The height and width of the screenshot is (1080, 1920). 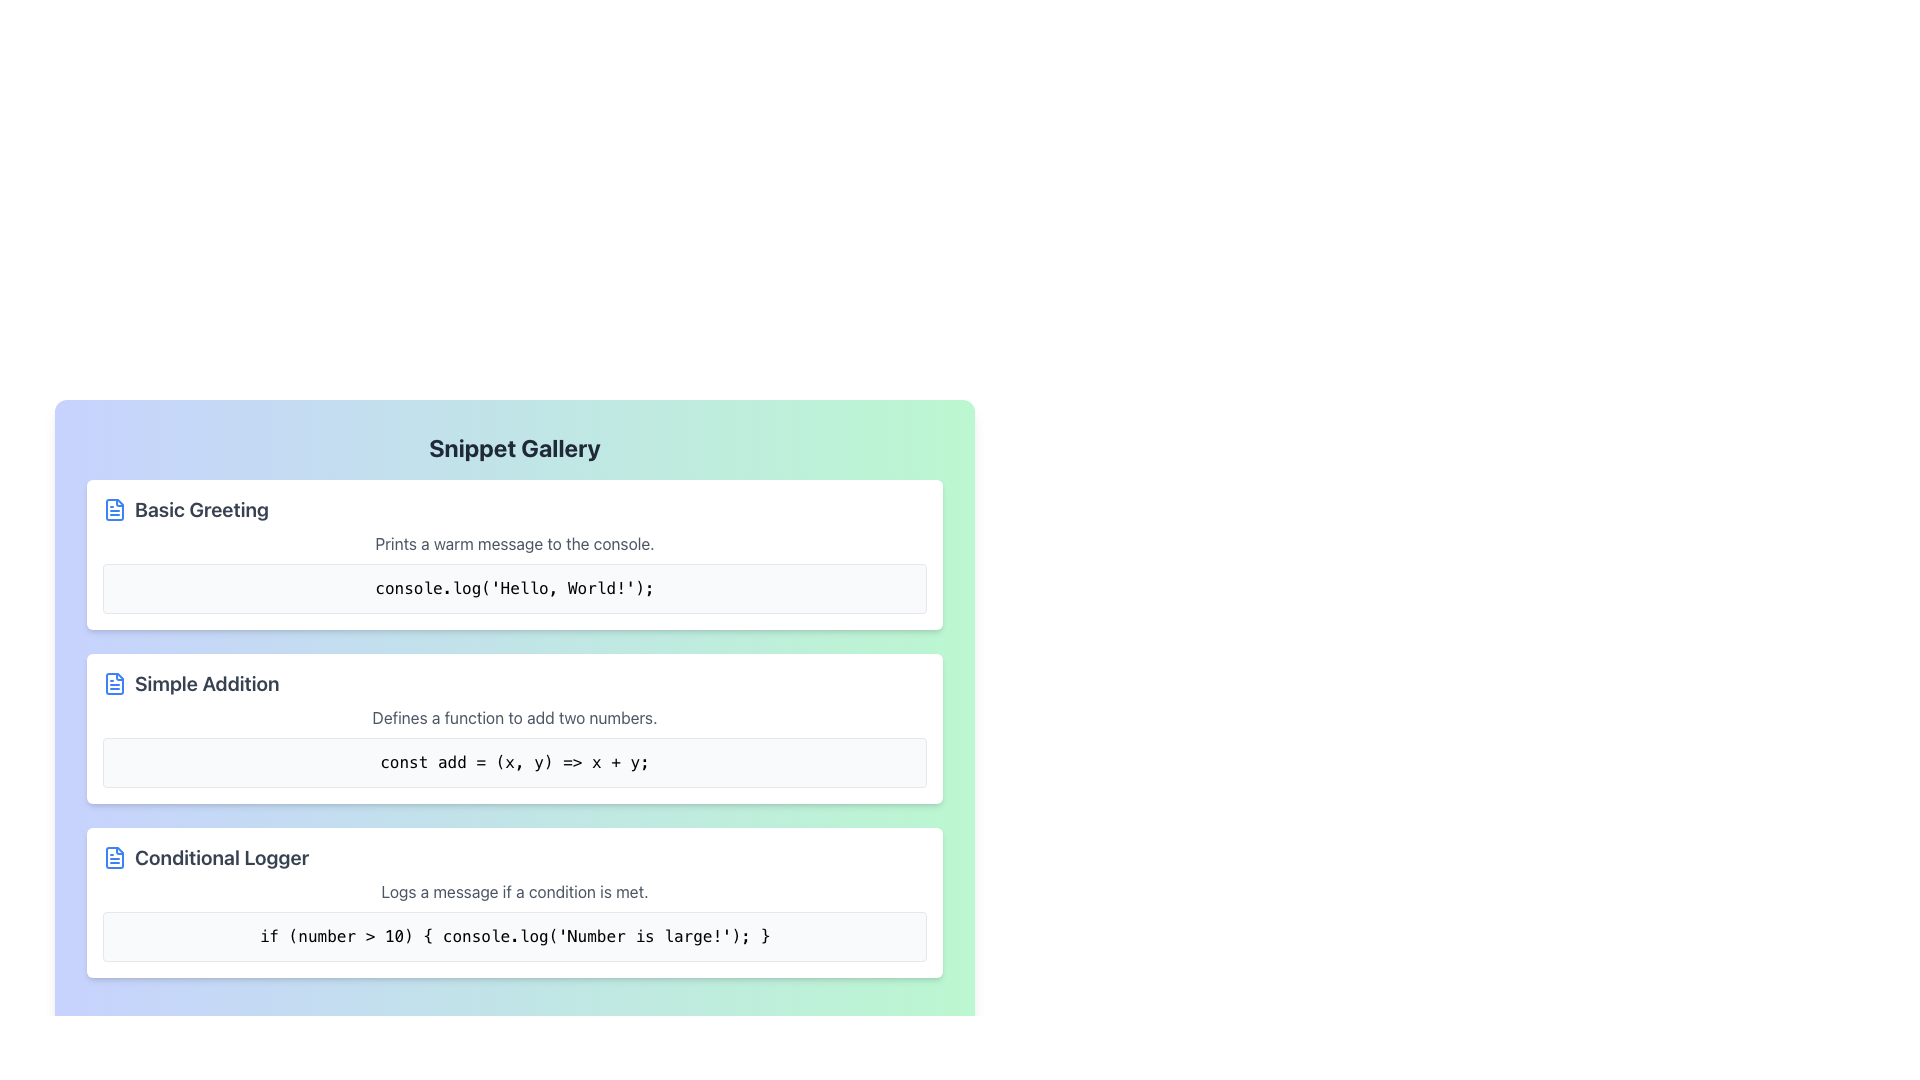 I want to click on the Text block styled as a code snippet containing the code 'const add = (x, y) => x + y;' which is located in the lower section of the 'Simple Addition' section, so click(x=514, y=763).